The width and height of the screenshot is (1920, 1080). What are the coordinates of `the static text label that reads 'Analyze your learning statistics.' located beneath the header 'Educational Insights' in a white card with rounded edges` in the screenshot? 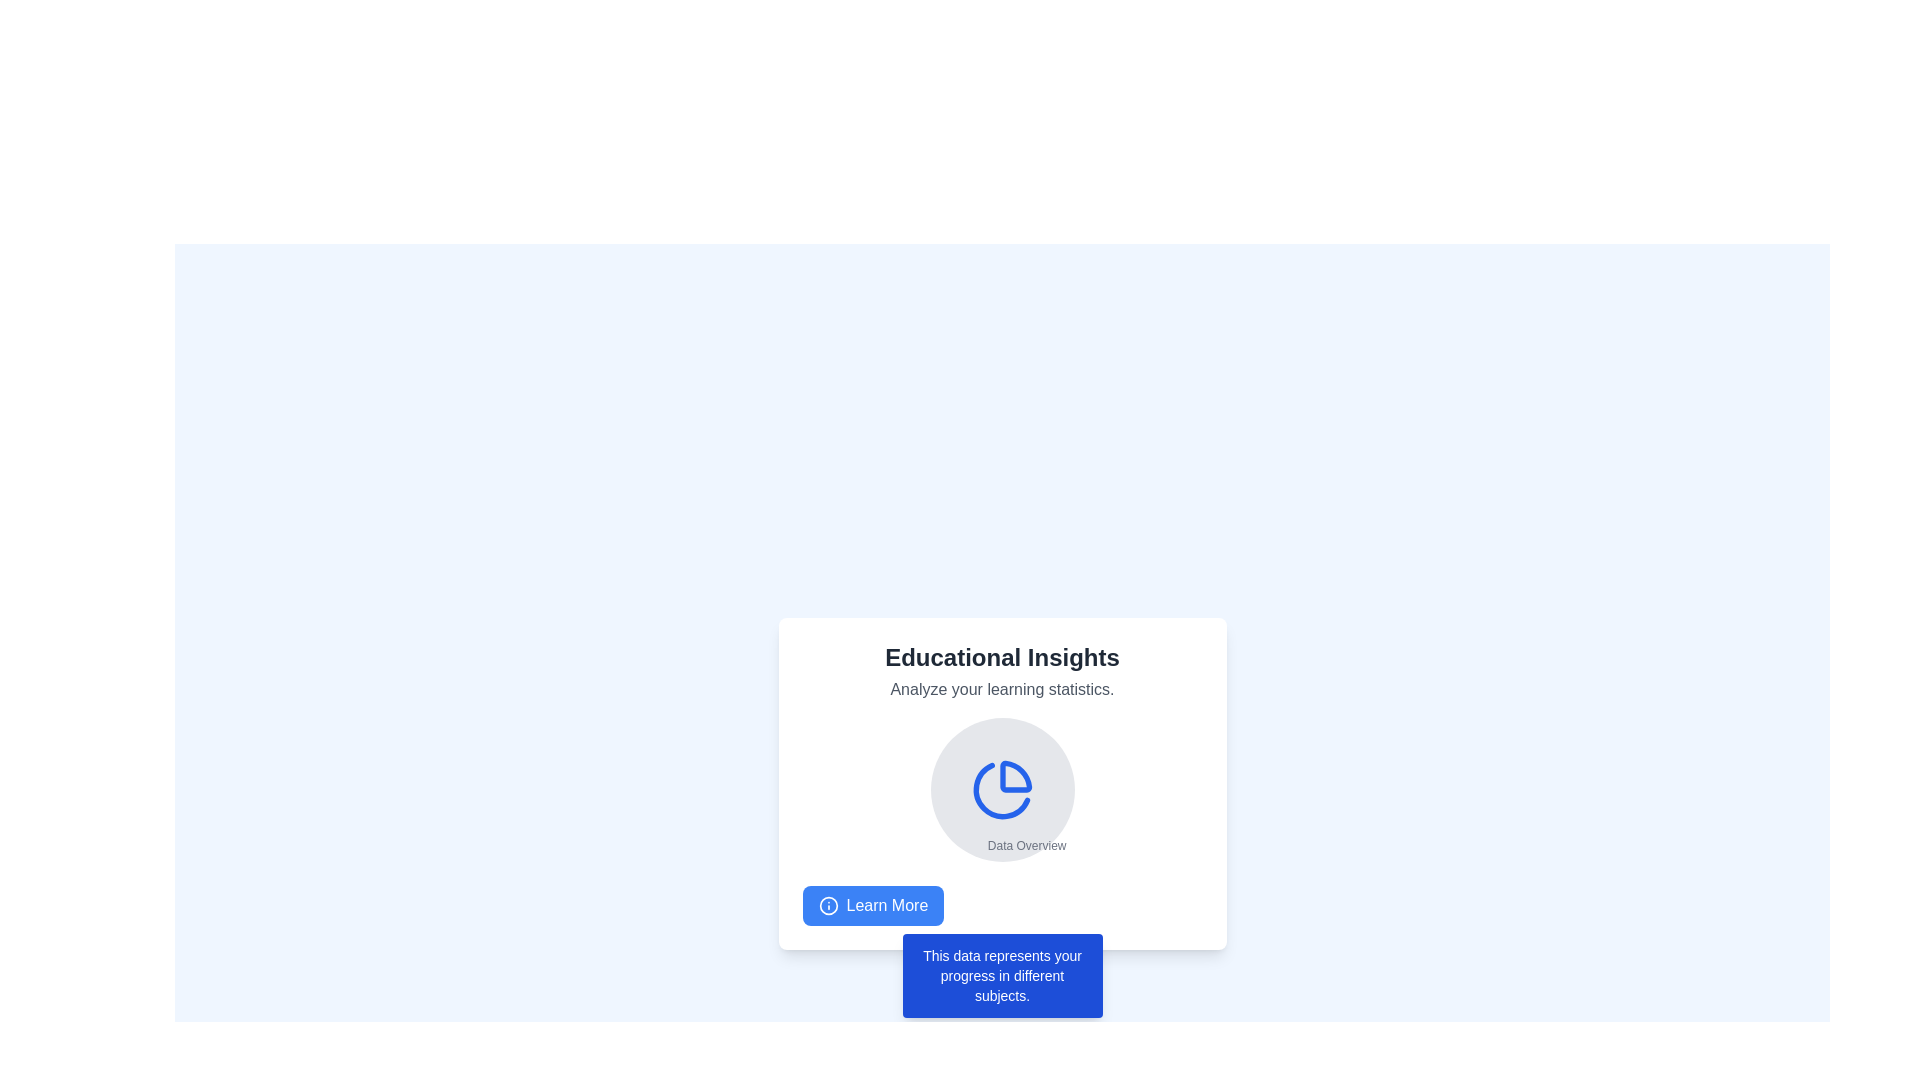 It's located at (1002, 689).